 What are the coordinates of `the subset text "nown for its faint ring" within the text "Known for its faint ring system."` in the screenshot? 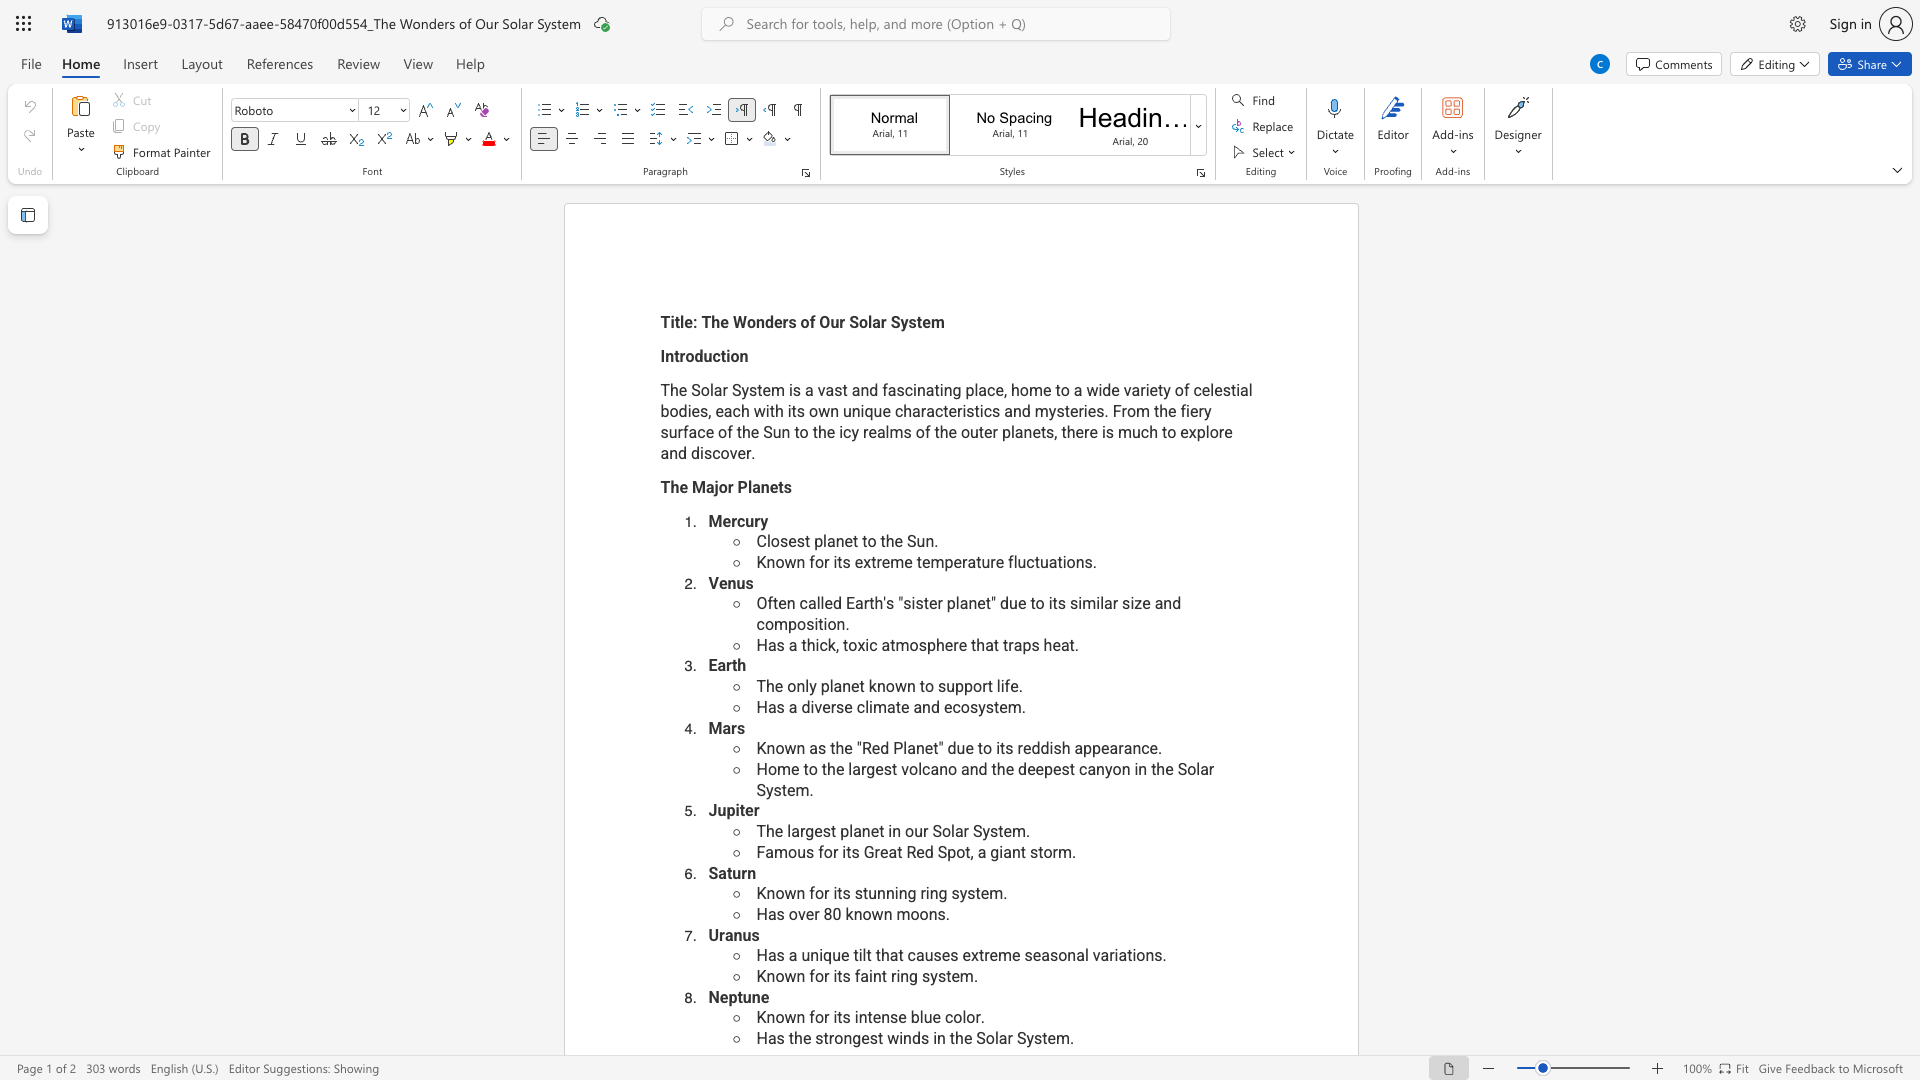 It's located at (765, 975).